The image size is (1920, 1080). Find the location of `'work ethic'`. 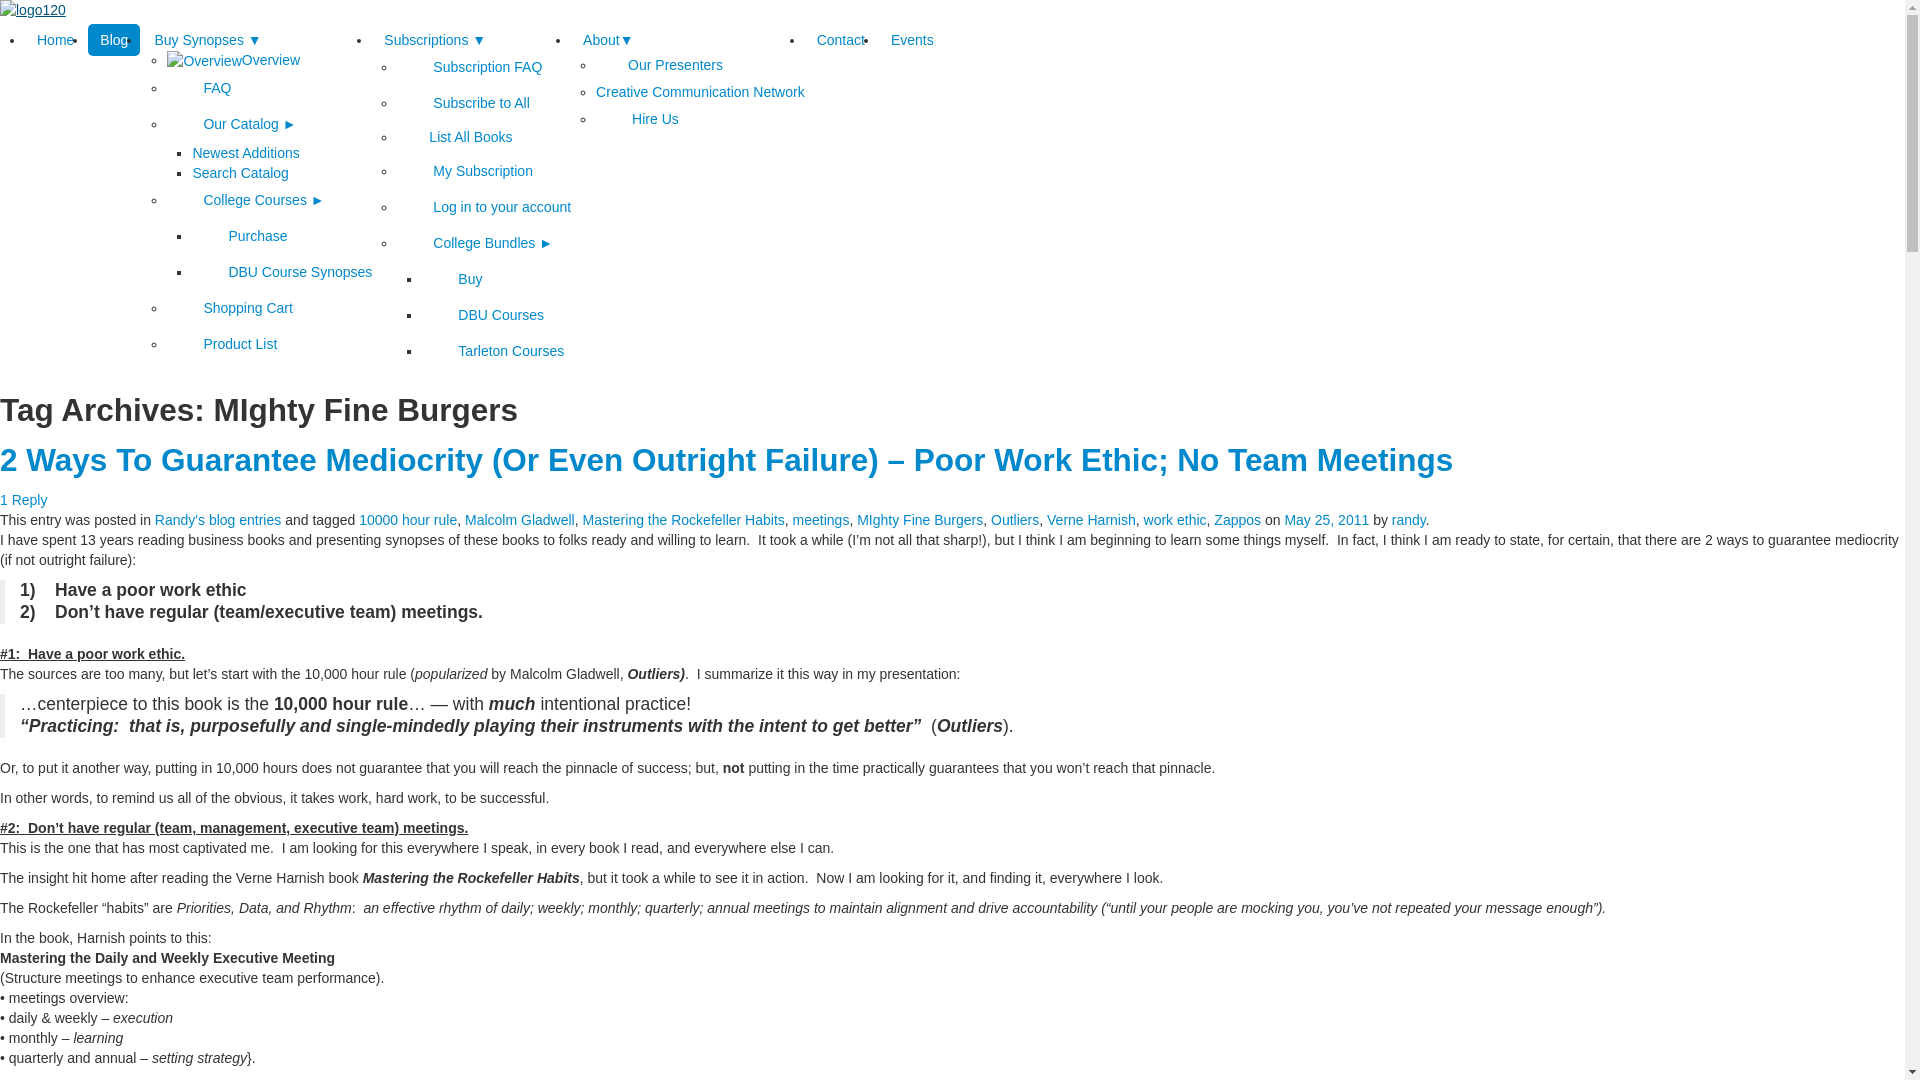

'work ethic' is located at coordinates (1175, 519).